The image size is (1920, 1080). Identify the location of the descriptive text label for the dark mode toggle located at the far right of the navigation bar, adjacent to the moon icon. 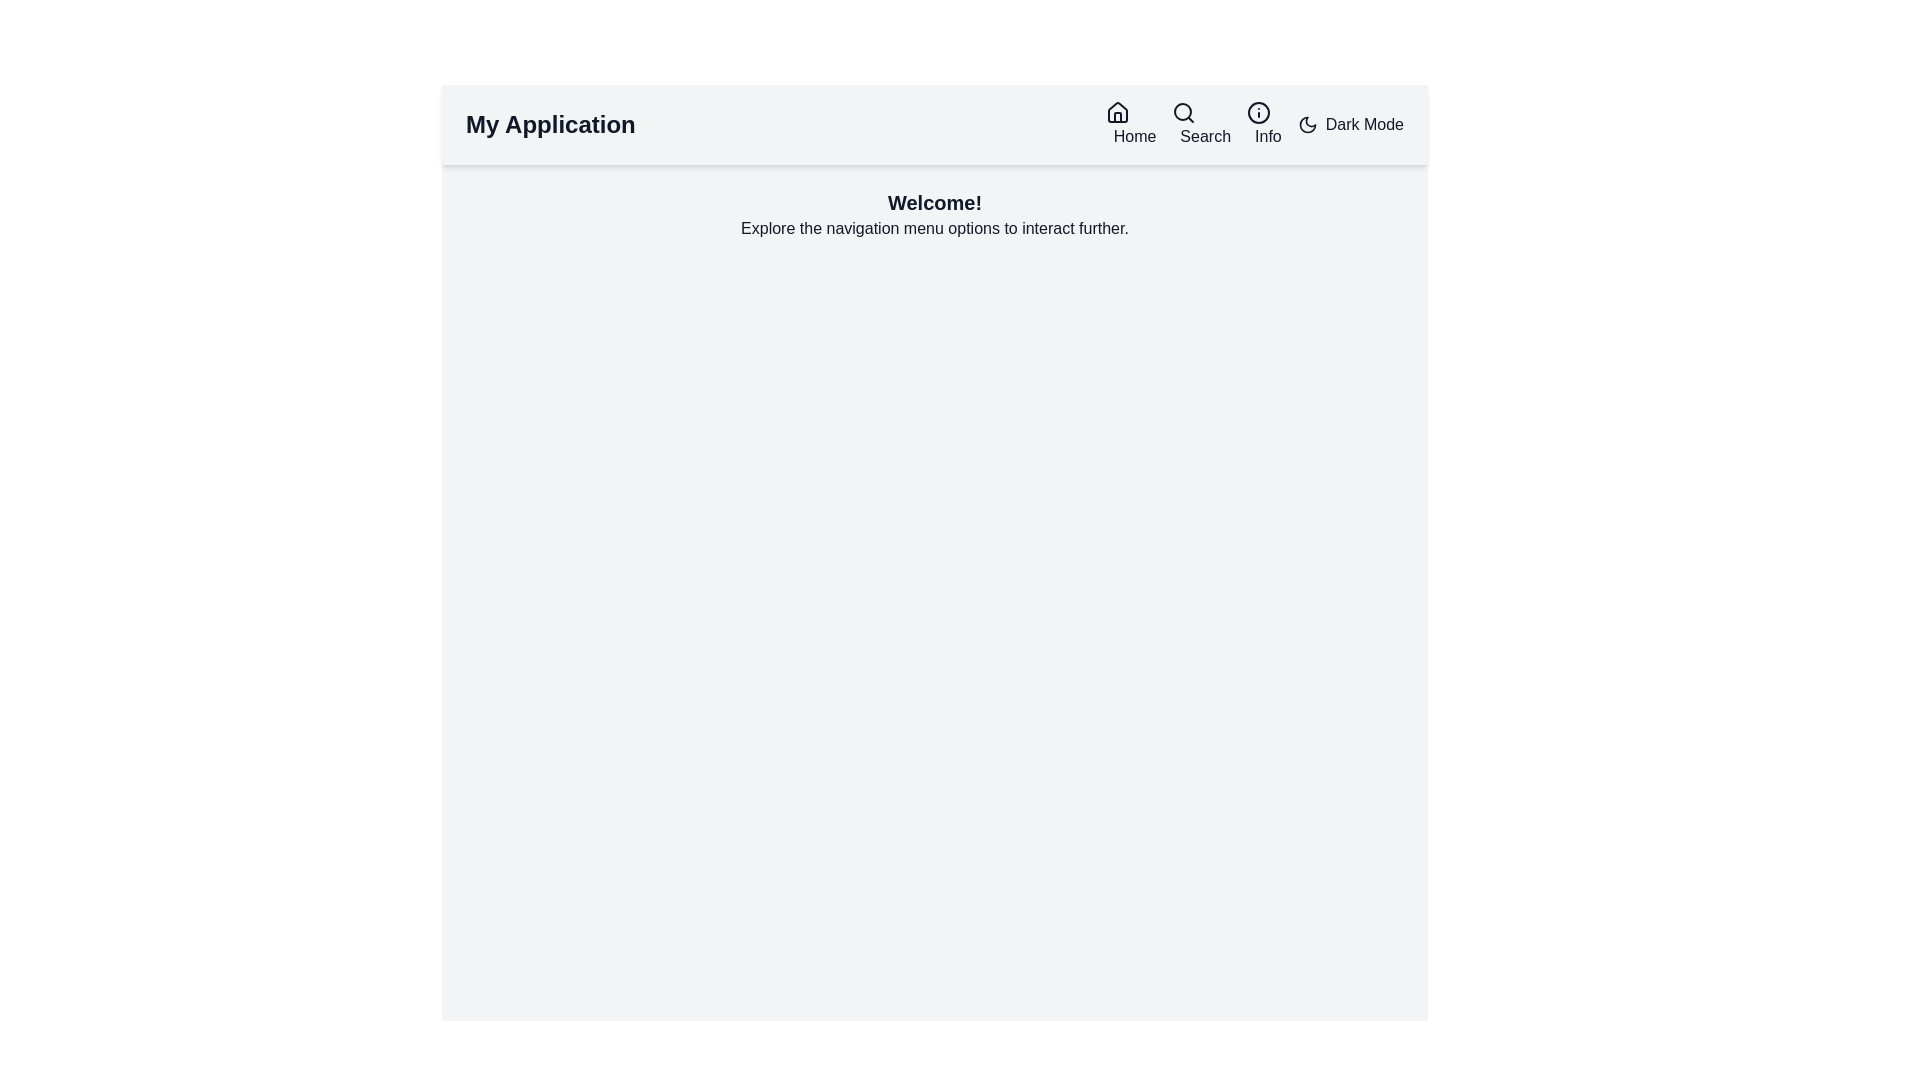
(1363, 124).